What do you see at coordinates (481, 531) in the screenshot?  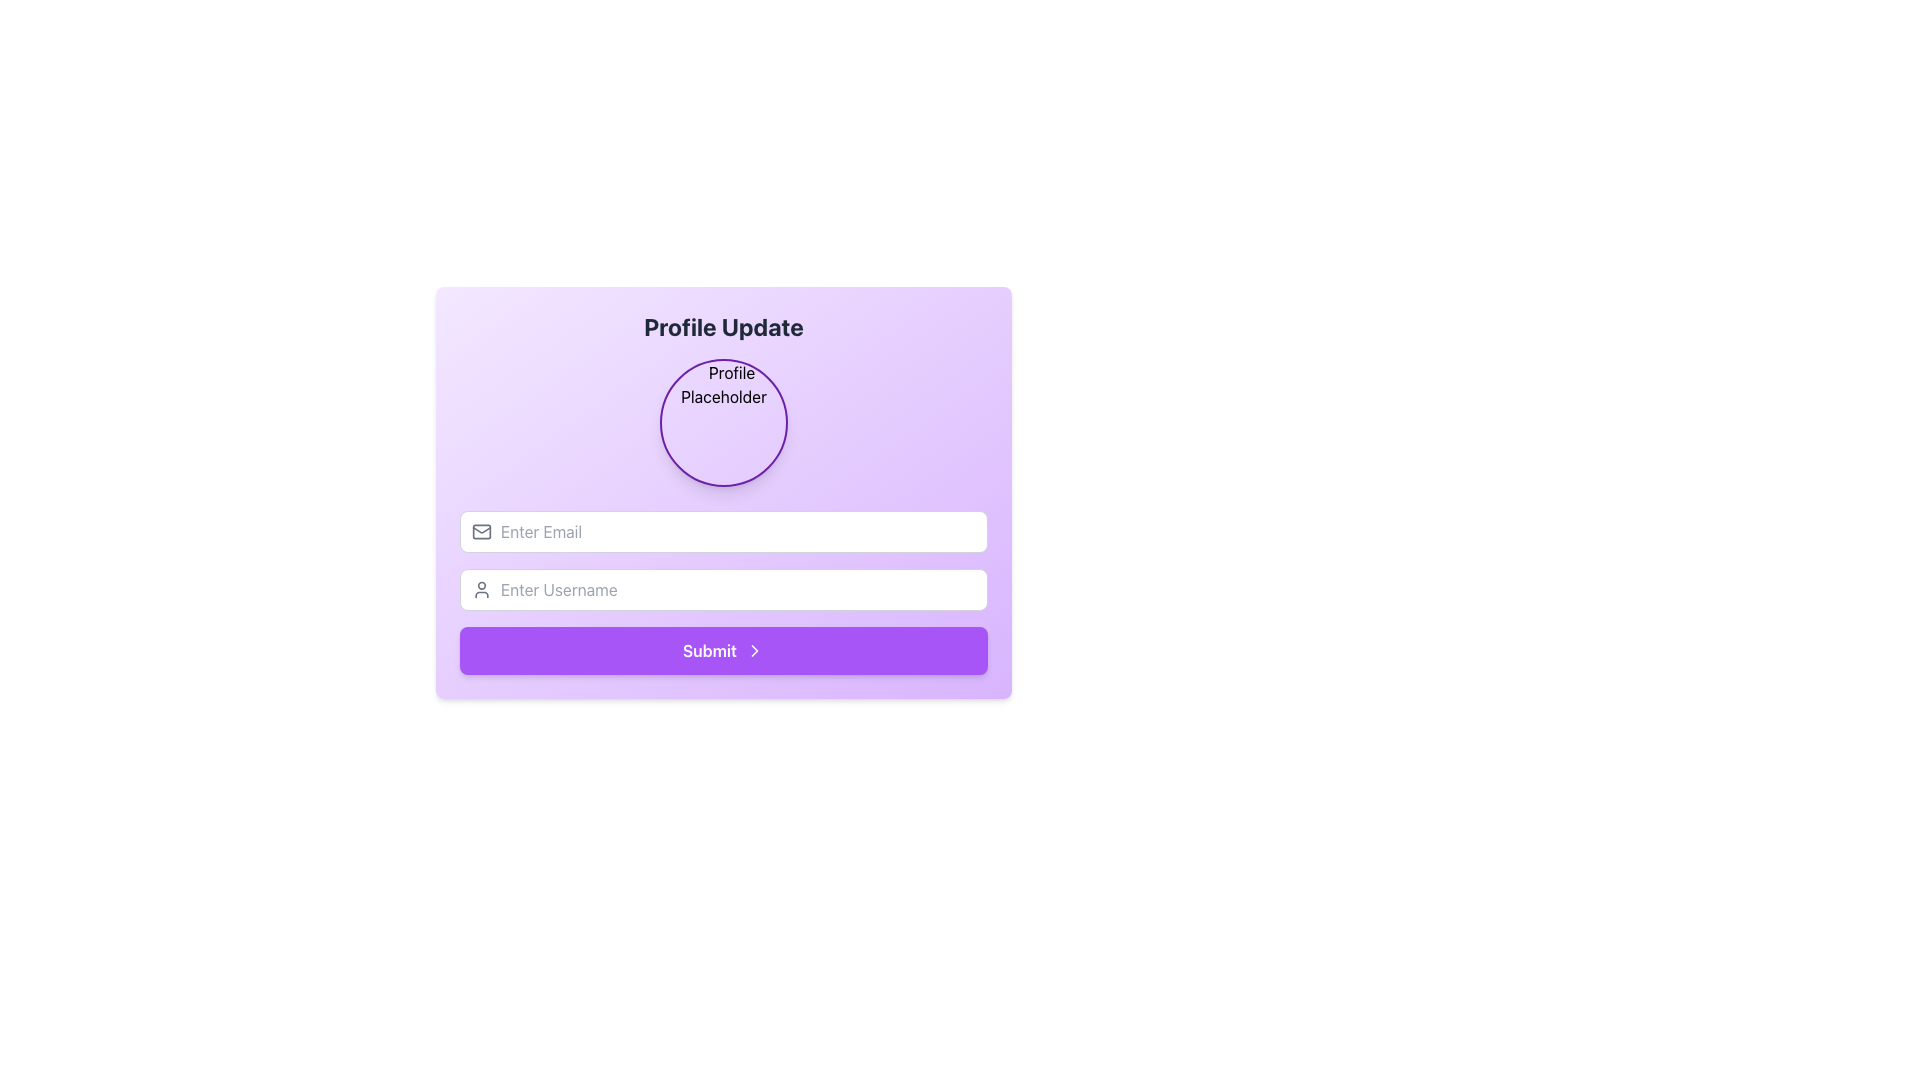 I see `the email icon located to the left of the 'Enter Email' text input field, which serves as a visual cue for the input purpose` at bounding box center [481, 531].